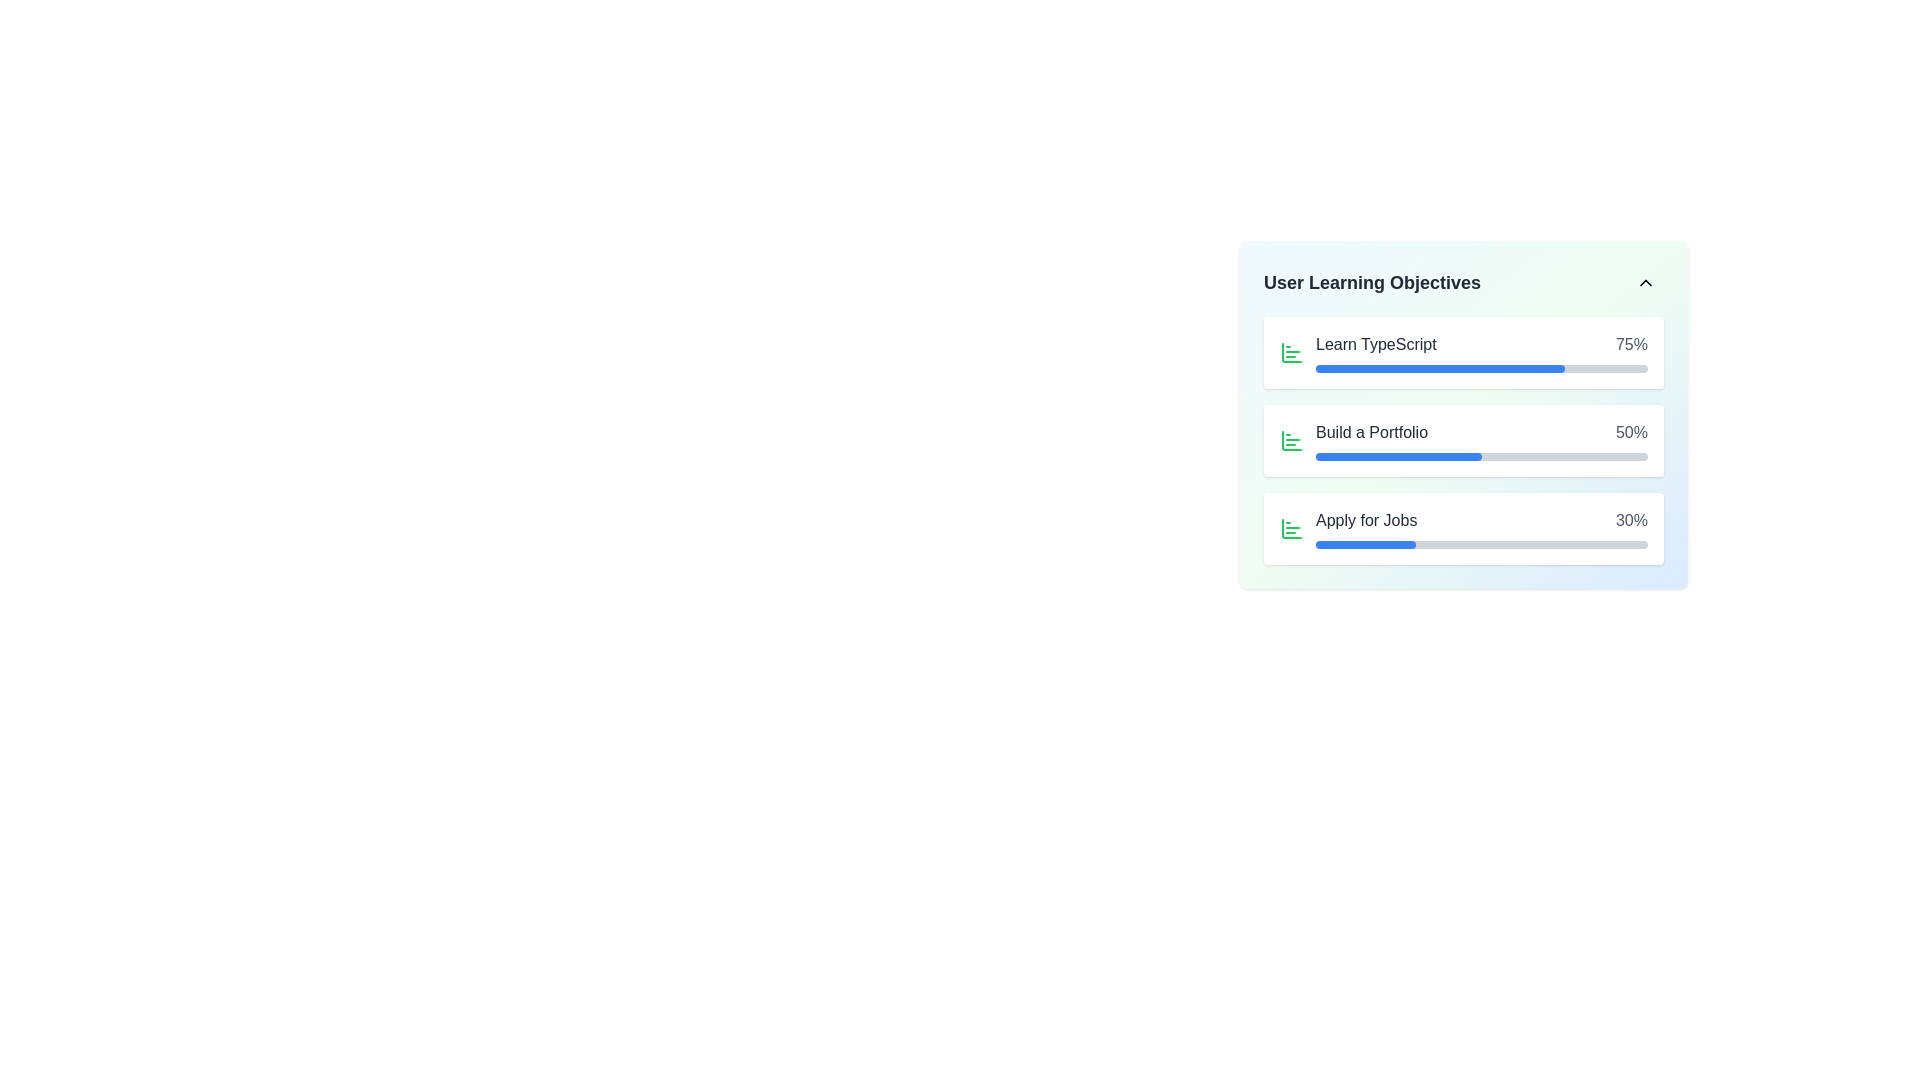 This screenshot has height=1080, width=1920. I want to click on the text label displaying '75%' in gray font, so click(1632, 343).